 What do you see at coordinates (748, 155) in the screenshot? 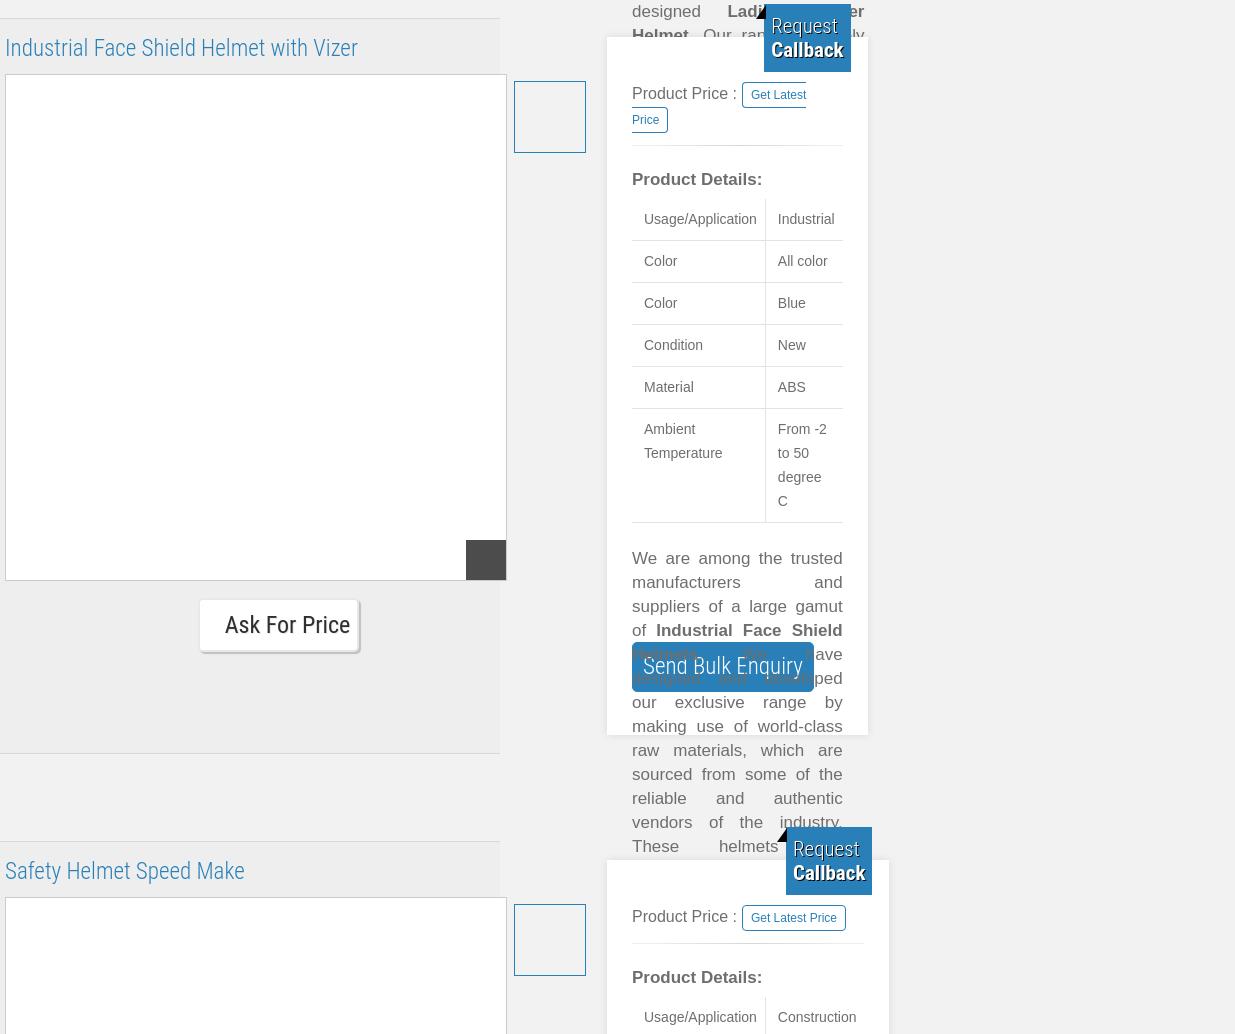
I see `'. Our range is widely acclaimed for their wear and tear resistance, durability, strong construction, lightweight, longer serving life and comfortable fittings. Clients can avail our comprehensive range of diverse specifications and at most reasonable rates as per their requirements.'` at bounding box center [748, 155].